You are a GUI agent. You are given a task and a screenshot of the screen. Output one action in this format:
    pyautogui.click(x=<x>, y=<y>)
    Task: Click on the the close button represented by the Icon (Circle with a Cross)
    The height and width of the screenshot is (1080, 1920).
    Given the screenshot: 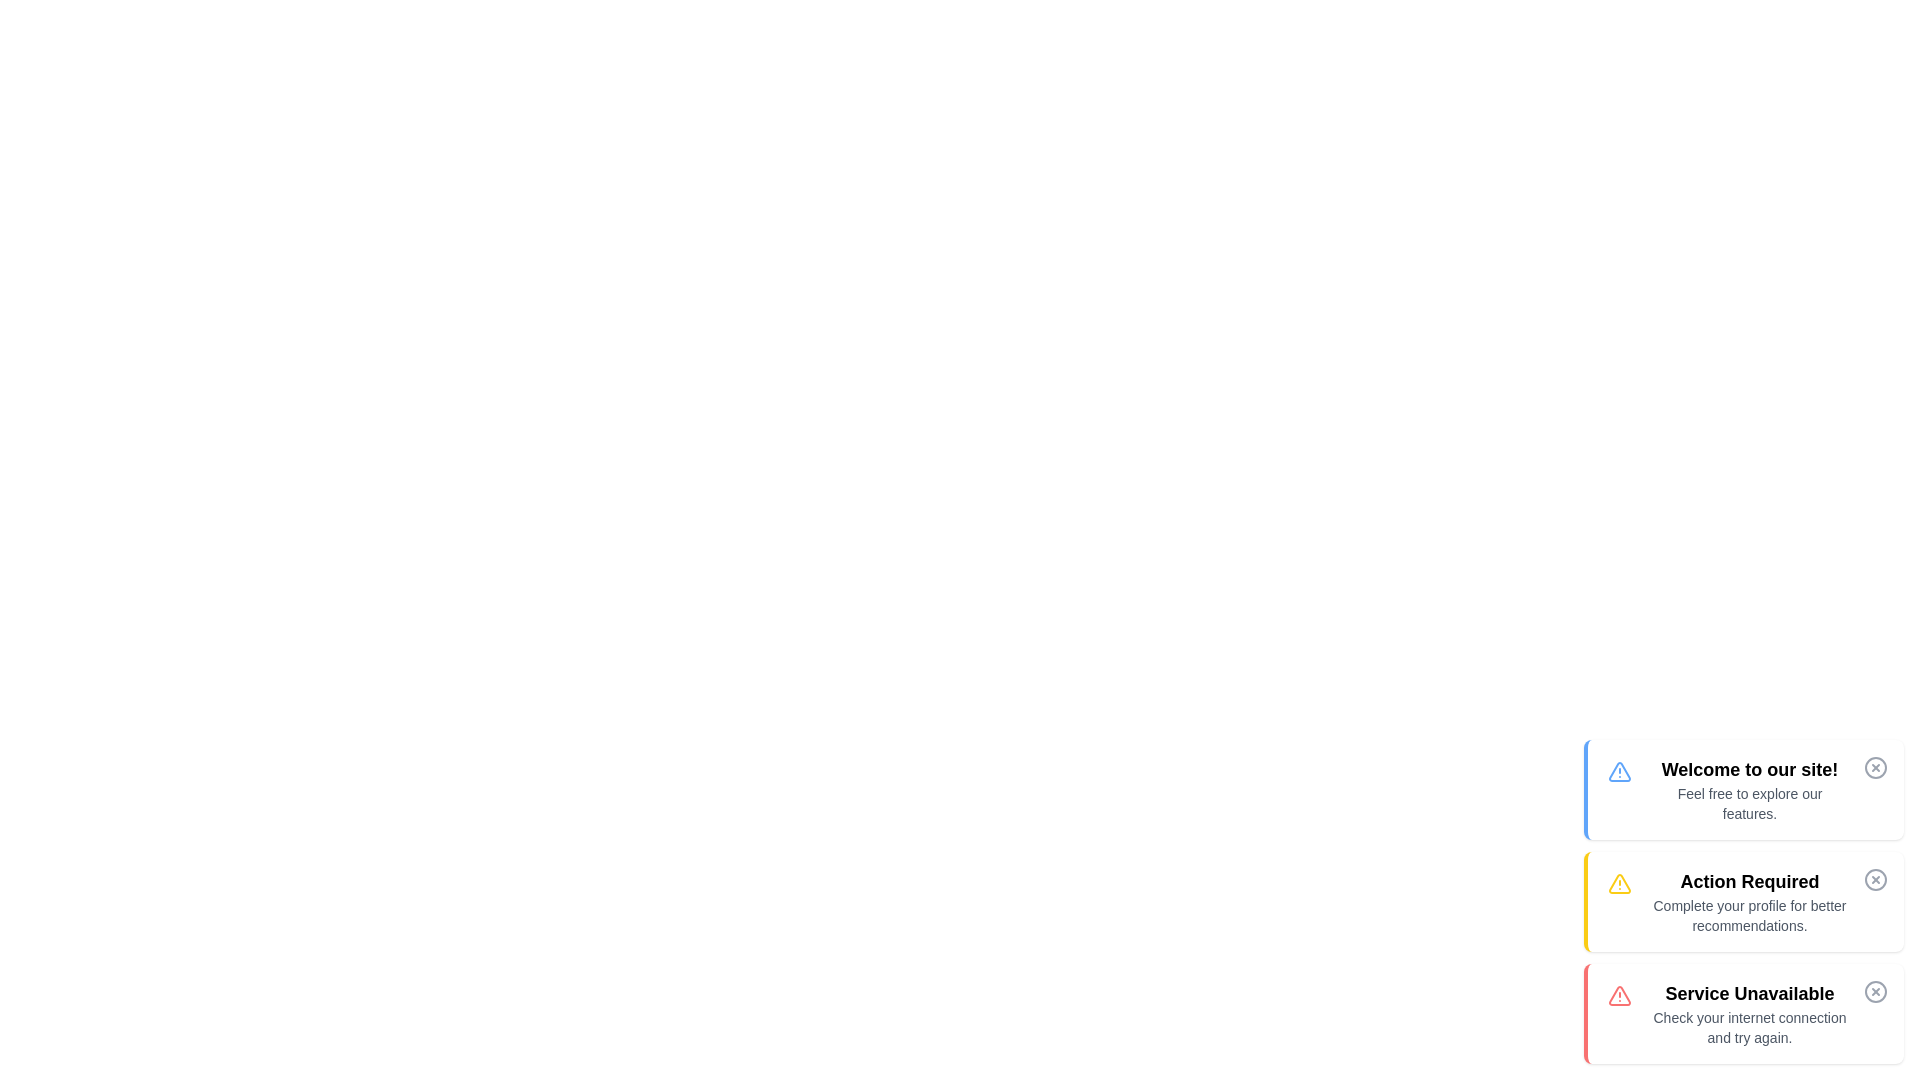 What is the action you would take?
    pyautogui.click(x=1875, y=991)
    